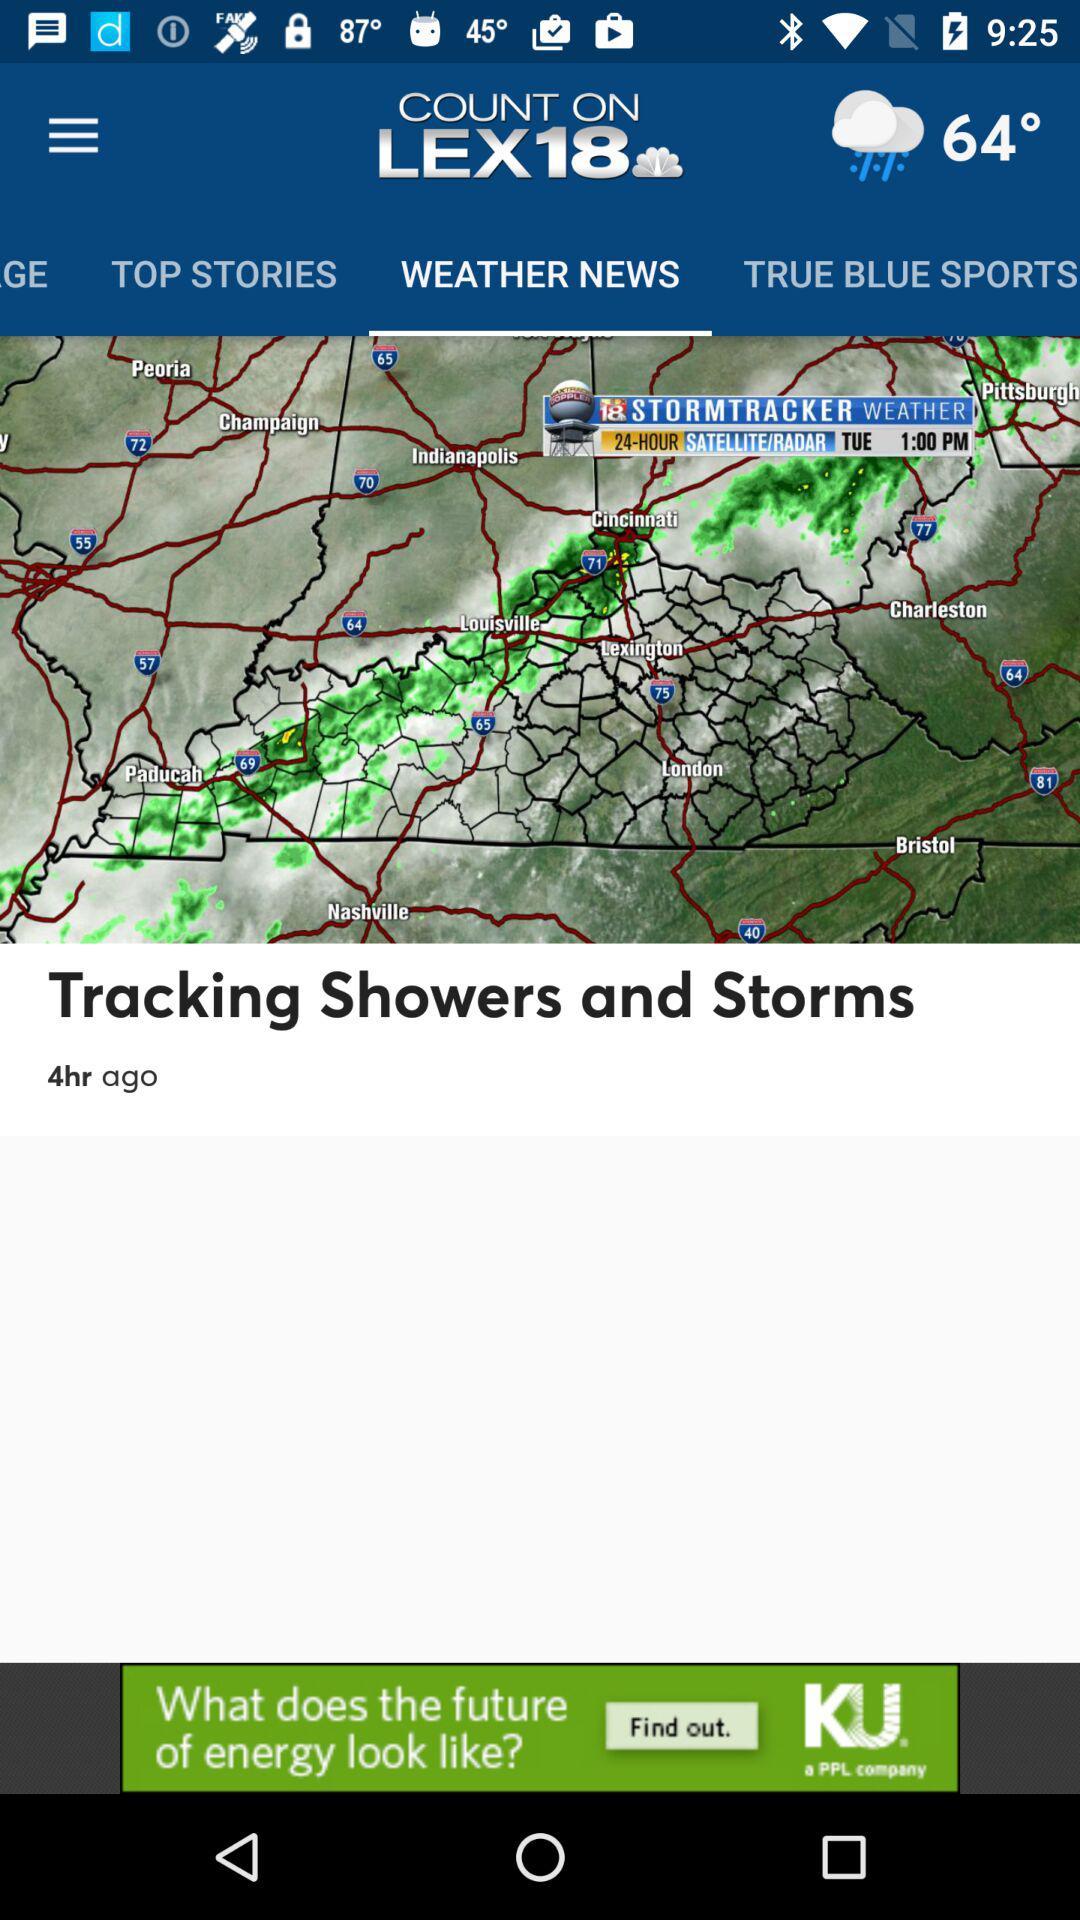 The height and width of the screenshot is (1920, 1080). I want to click on its going to rain, so click(876, 135).